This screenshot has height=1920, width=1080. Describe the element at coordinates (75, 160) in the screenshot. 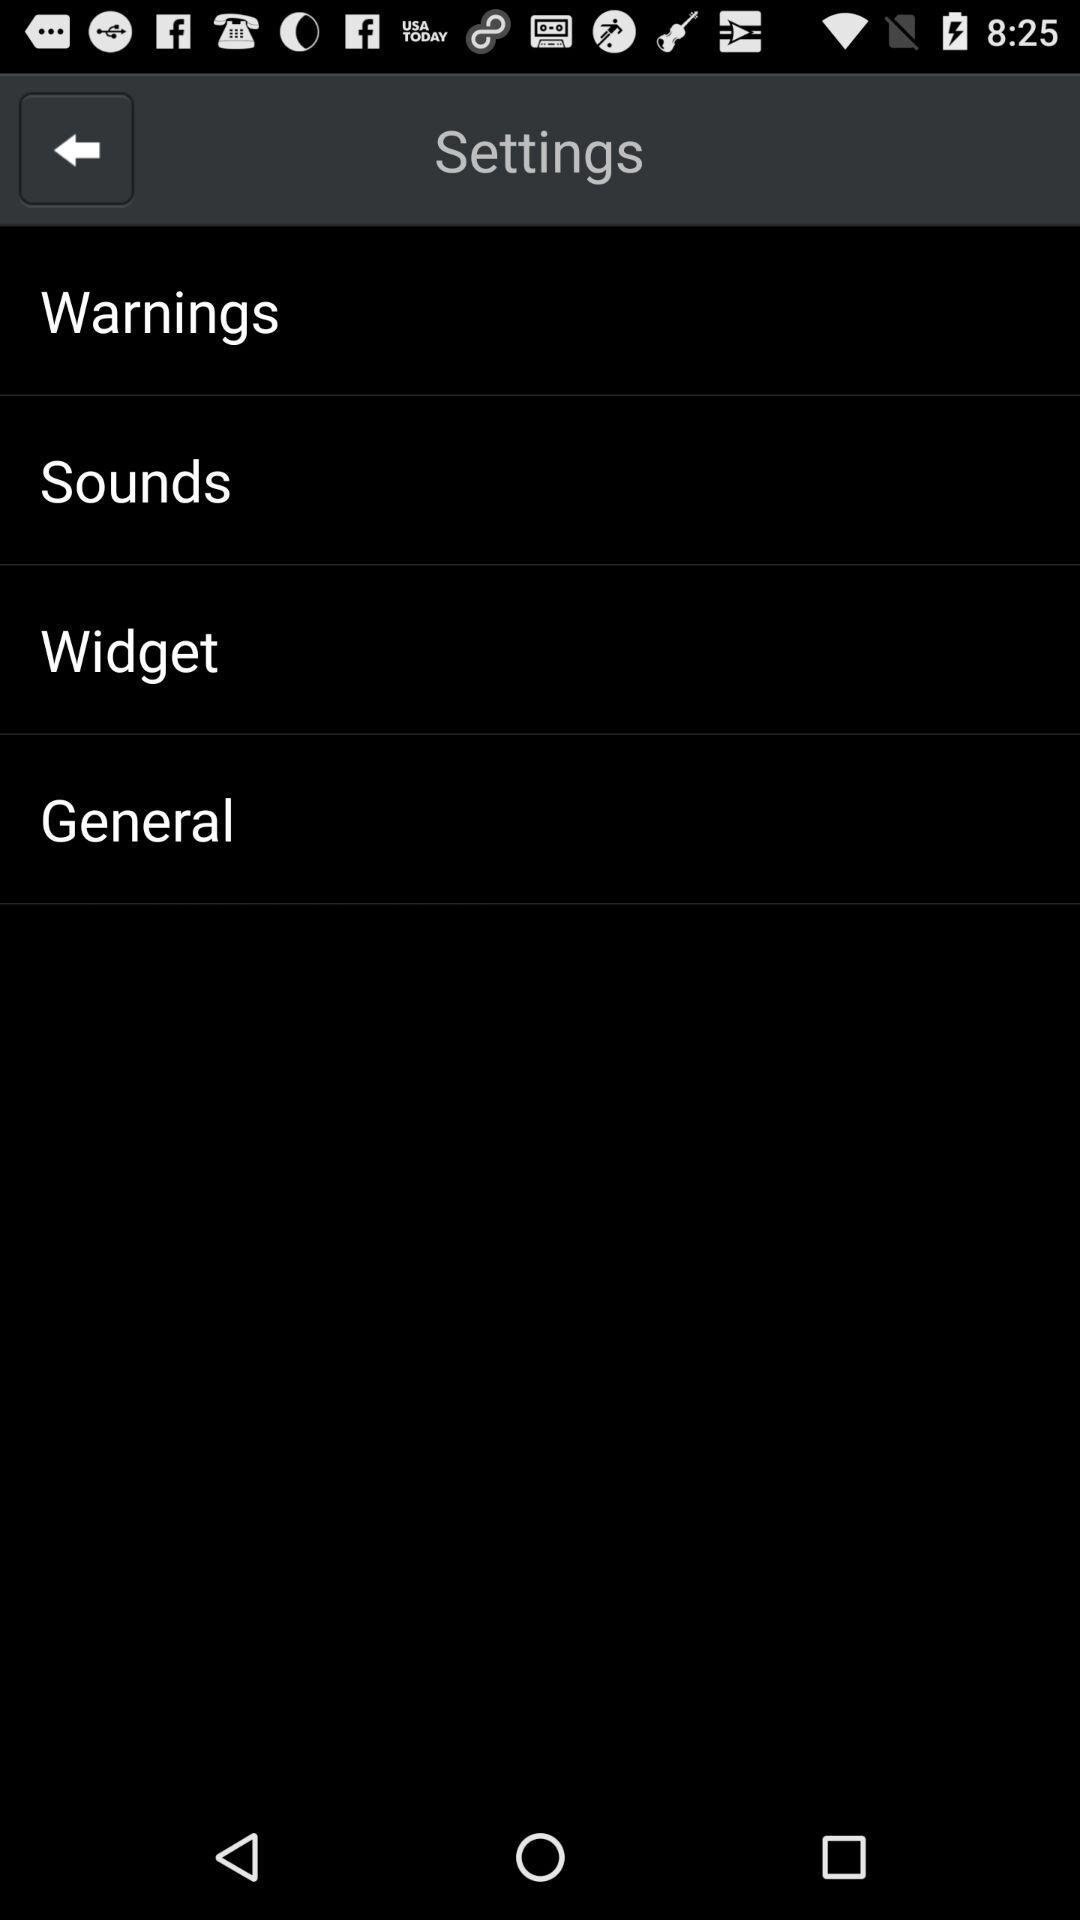

I see `the arrow_backward icon` at that location.